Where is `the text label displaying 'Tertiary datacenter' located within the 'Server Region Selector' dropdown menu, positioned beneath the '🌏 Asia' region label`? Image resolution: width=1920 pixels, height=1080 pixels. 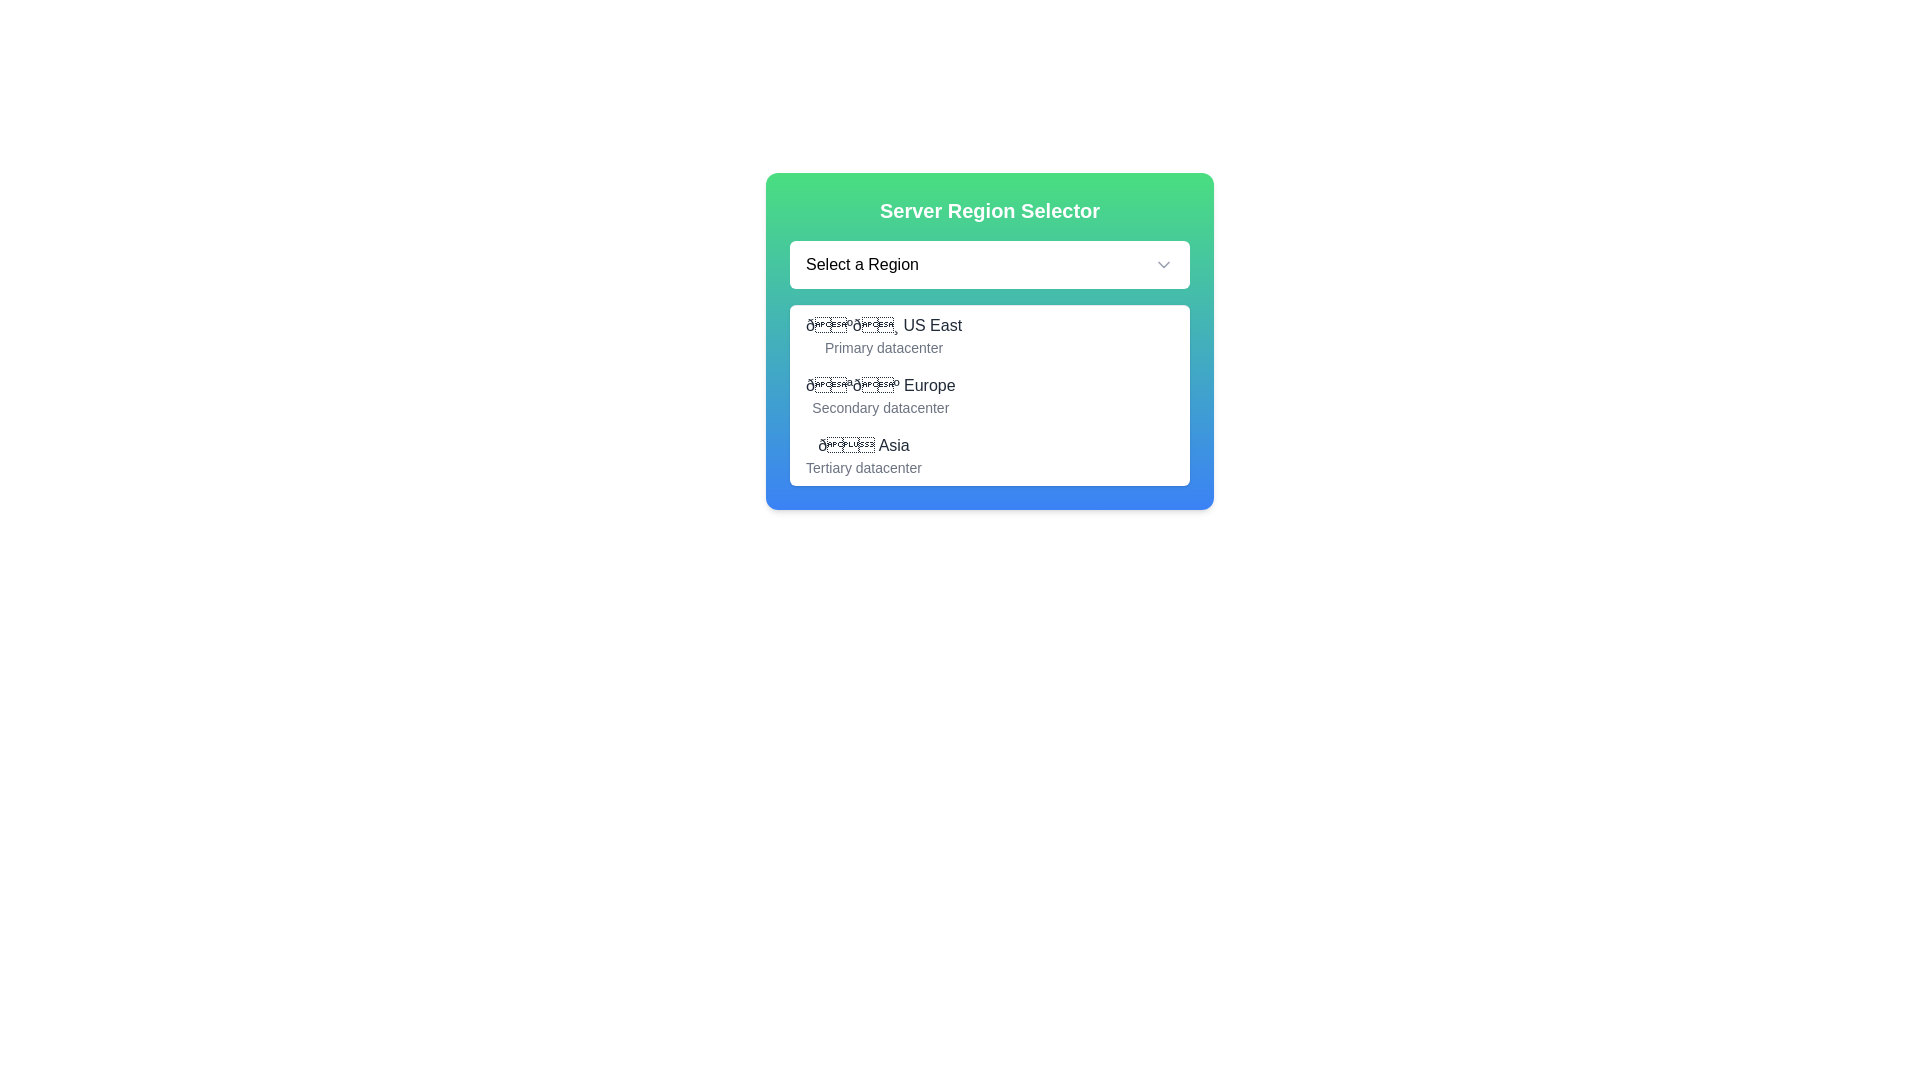
the text label displaying 'Tertiary datacenter' located within the 'Server Region Selector' dropdown menu, positioned beneath the '🌏 Asia' region label is located at coordinates (864, 467).